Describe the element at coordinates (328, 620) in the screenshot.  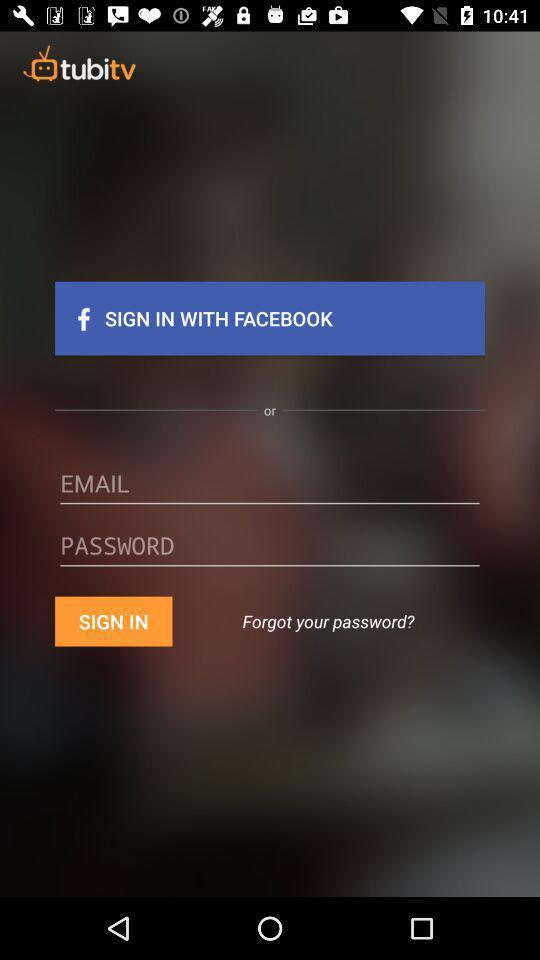
I see `the forgot your password? icon` at that location.